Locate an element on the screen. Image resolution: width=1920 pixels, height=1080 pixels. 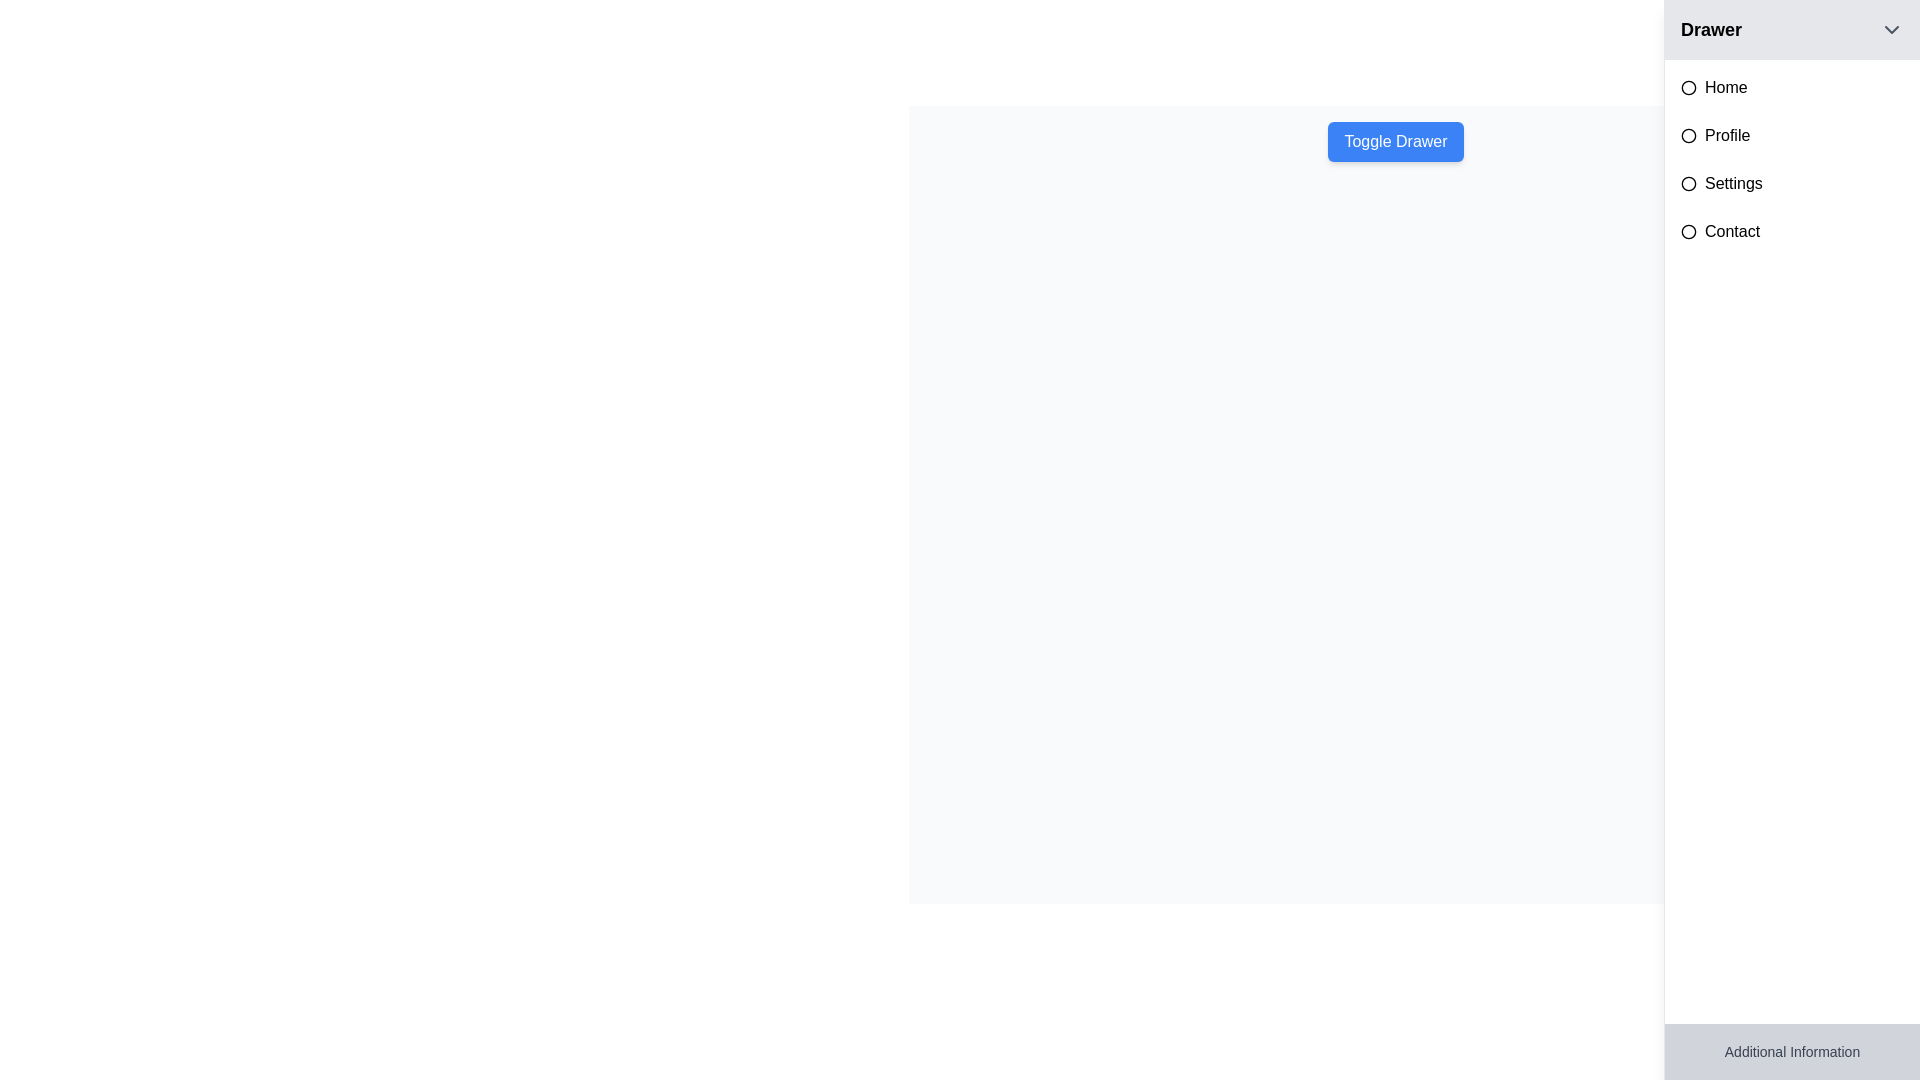
the active state icon (circle) associated with the 'Home' option is located at coordinates (1688, 87).